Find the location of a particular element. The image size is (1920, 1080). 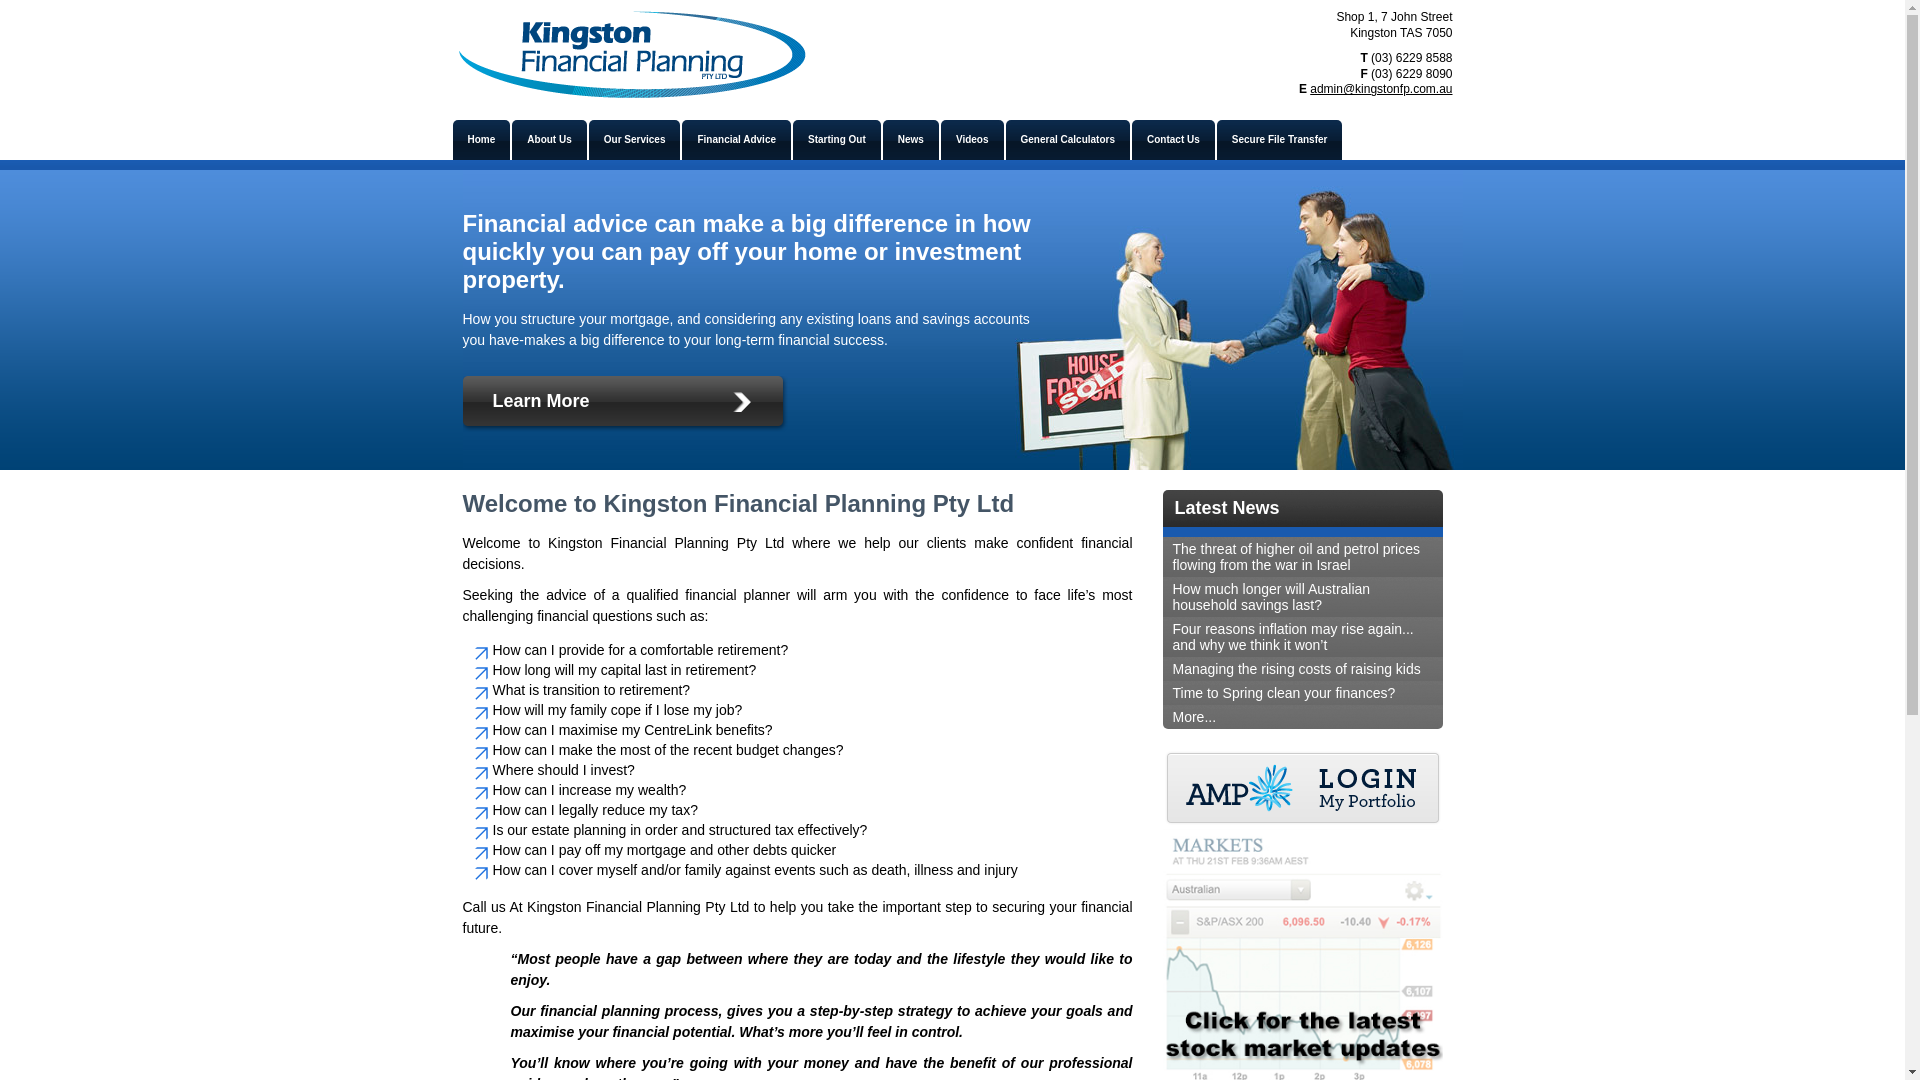

'Secure File Transfer' is located at coordinates (1216, 138).